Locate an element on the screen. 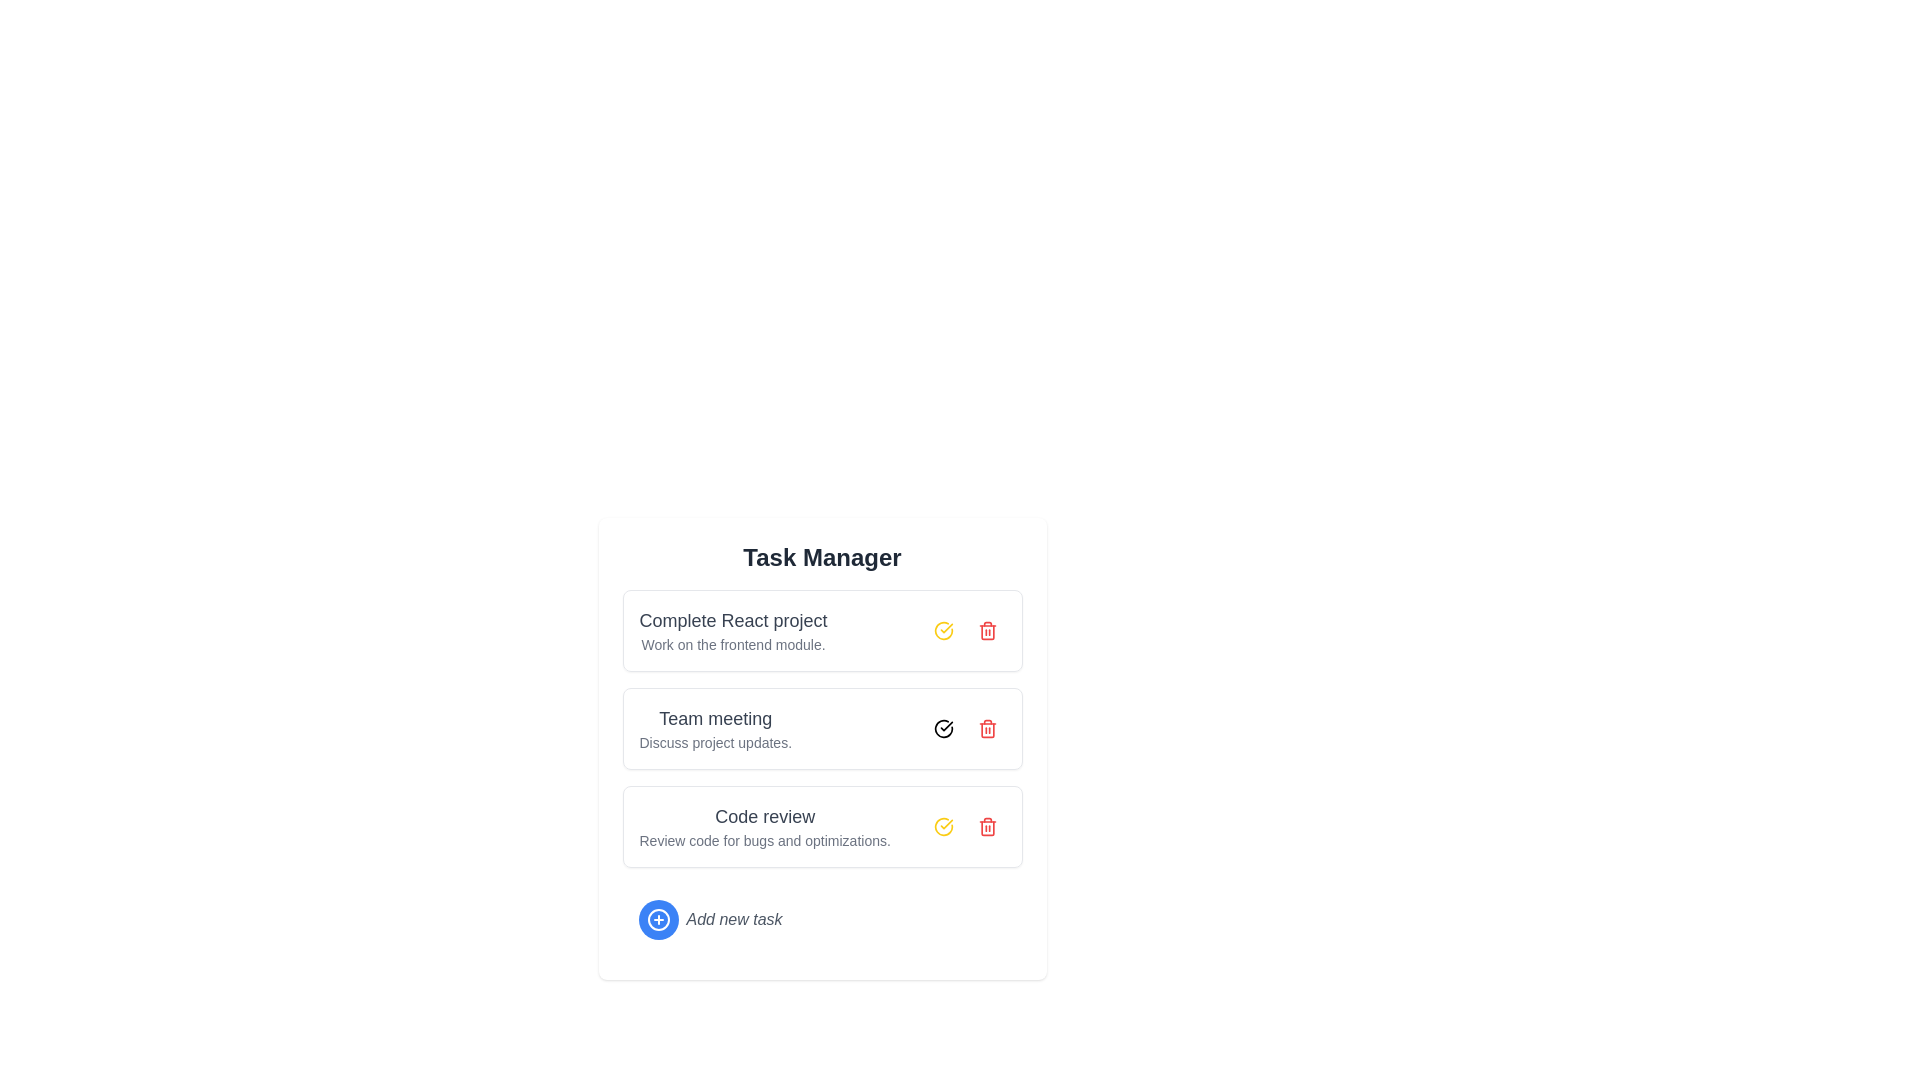  the text label displaying the title of the specific task in the second task box under the 'Task Manager' header is located at coordinates (715, 717).